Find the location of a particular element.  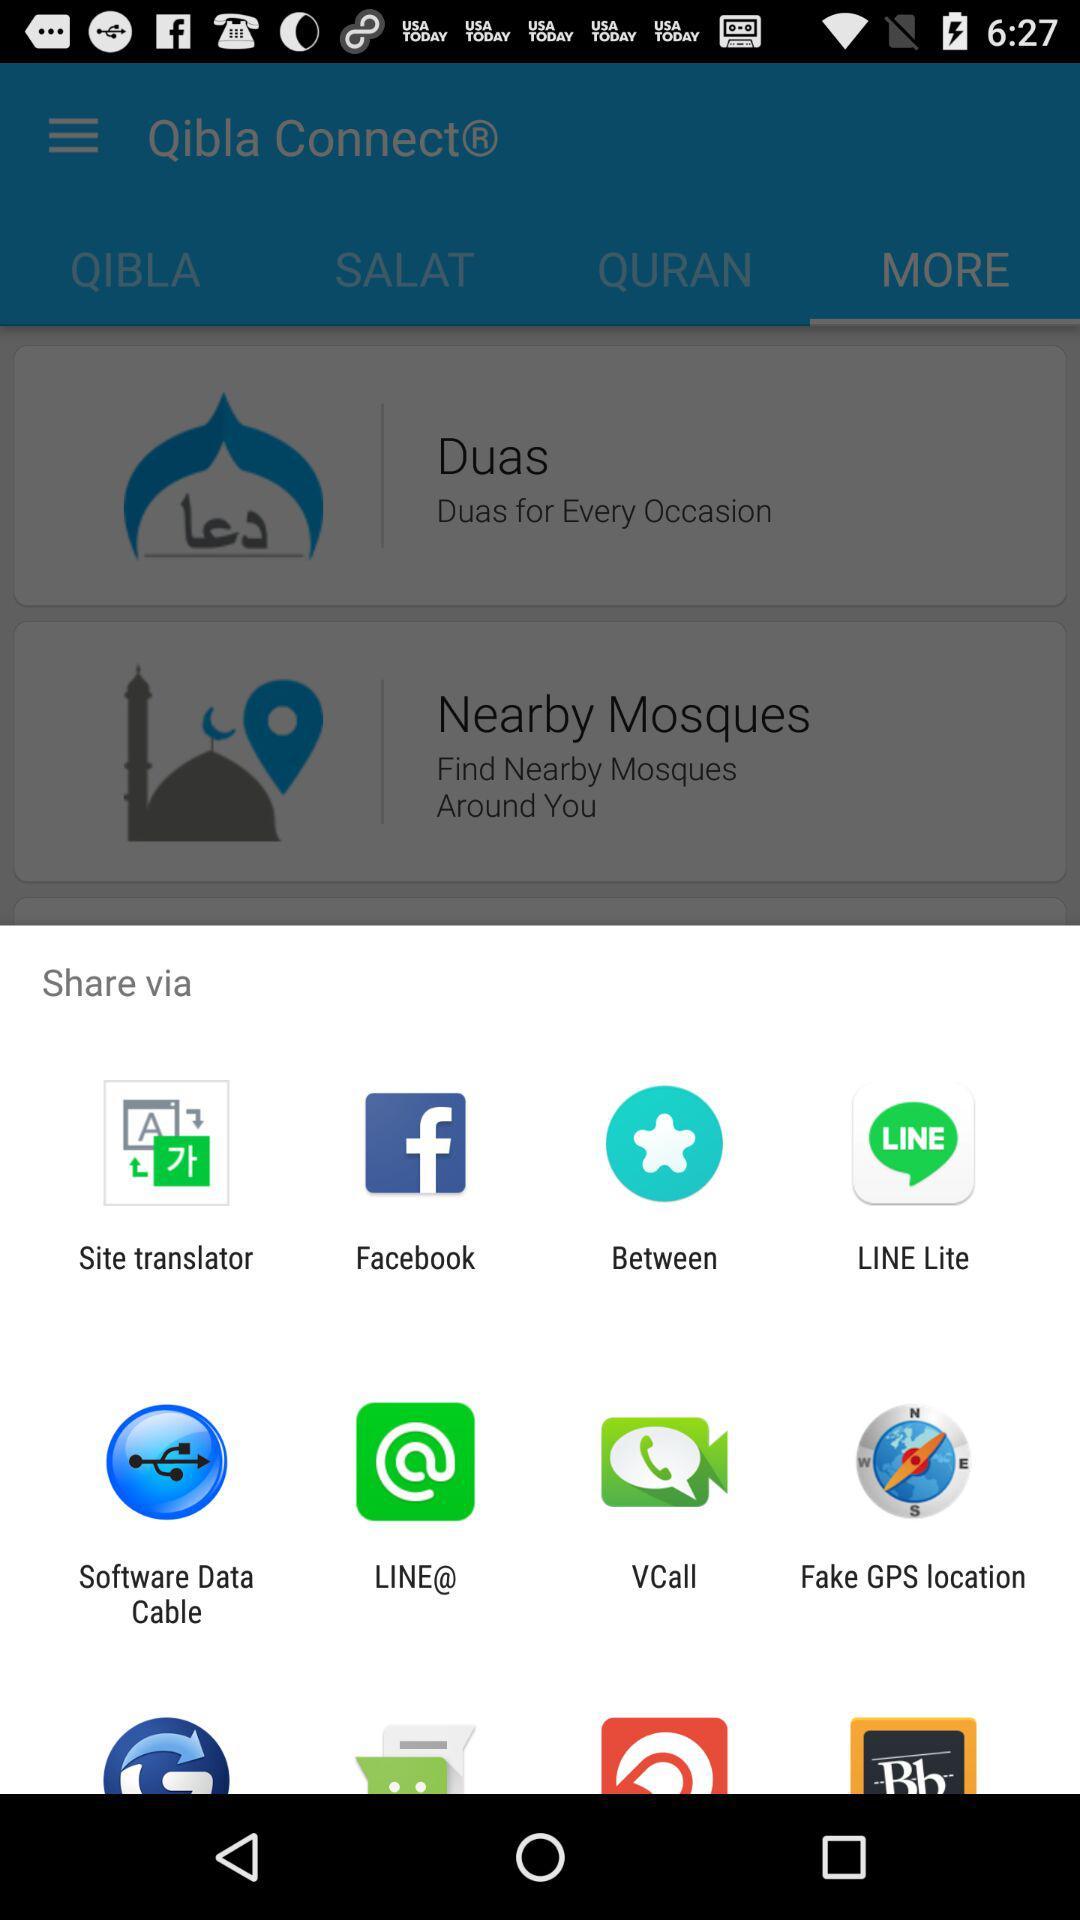

the between icon is located at coordinates (664, 1274).